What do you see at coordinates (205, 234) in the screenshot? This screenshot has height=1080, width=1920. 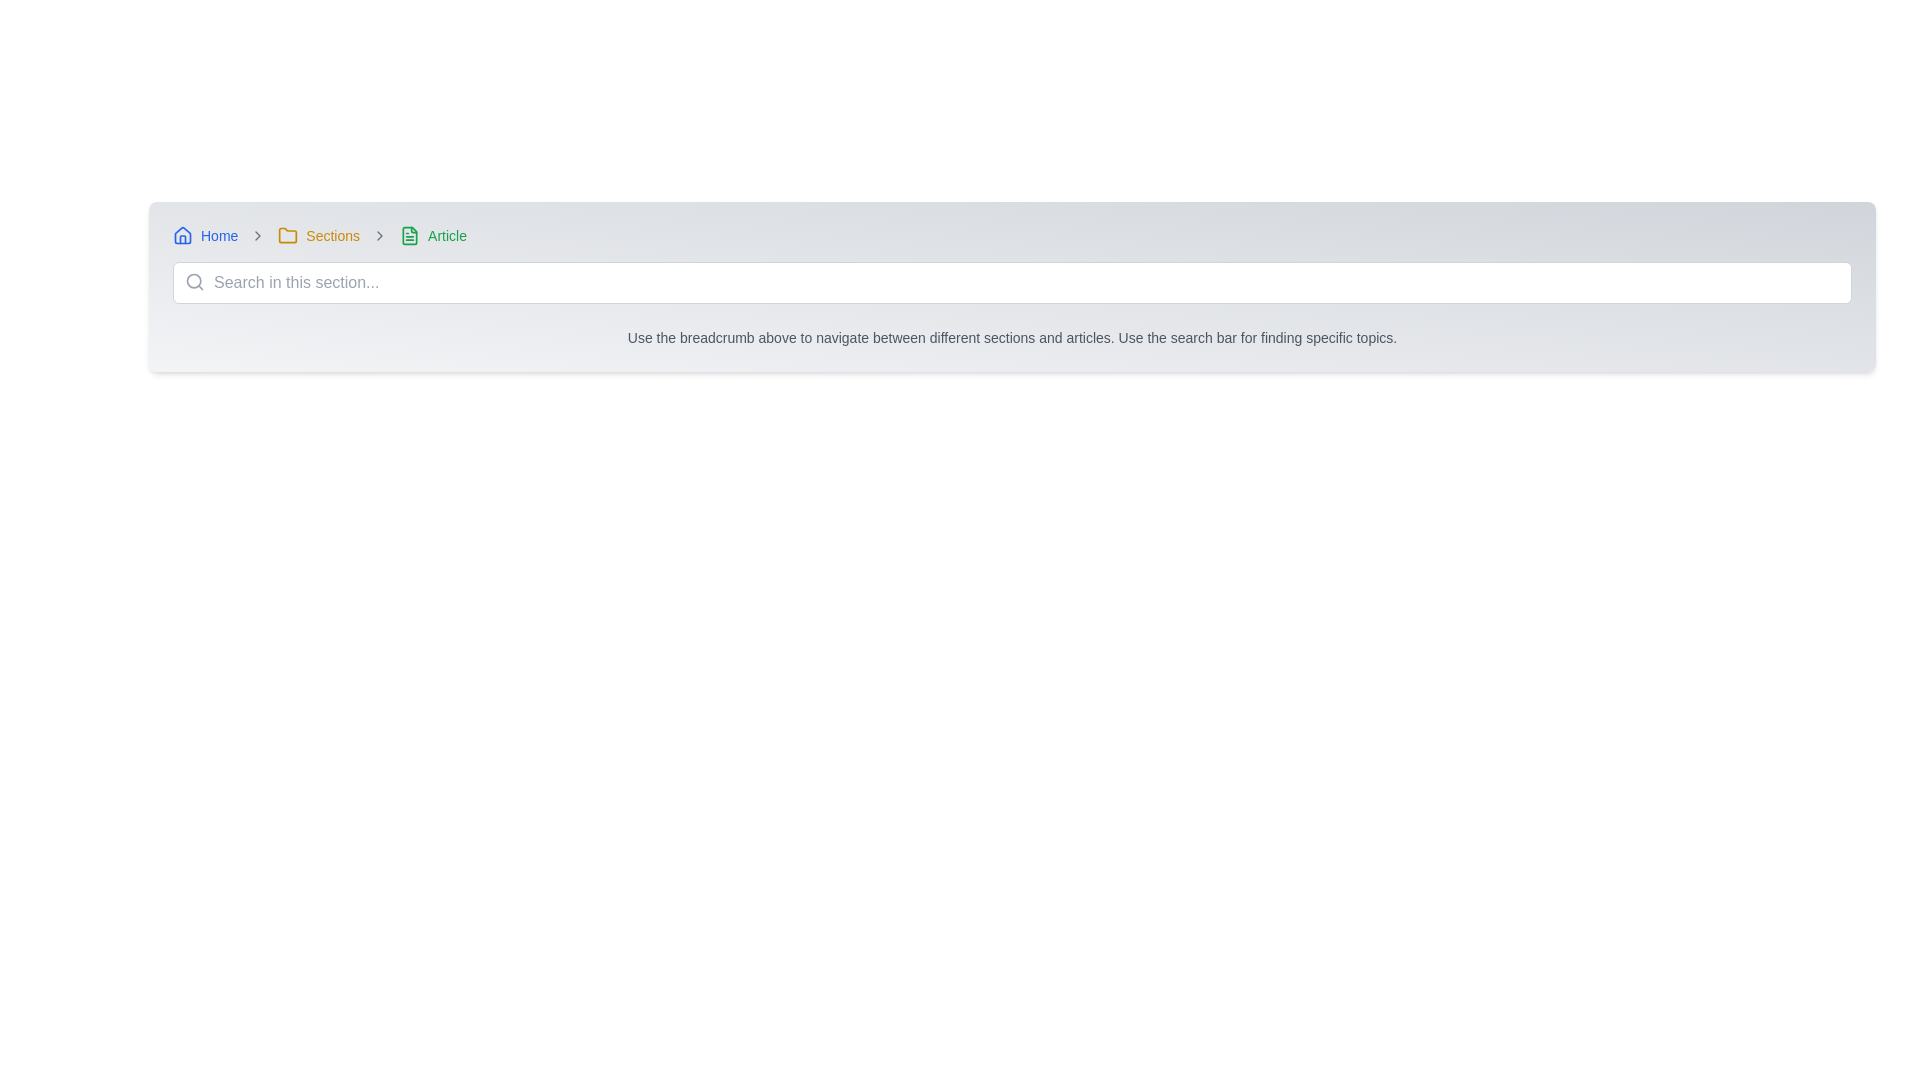 I see `the breadcrumb link at the far left` at bounding box center [205, 234].